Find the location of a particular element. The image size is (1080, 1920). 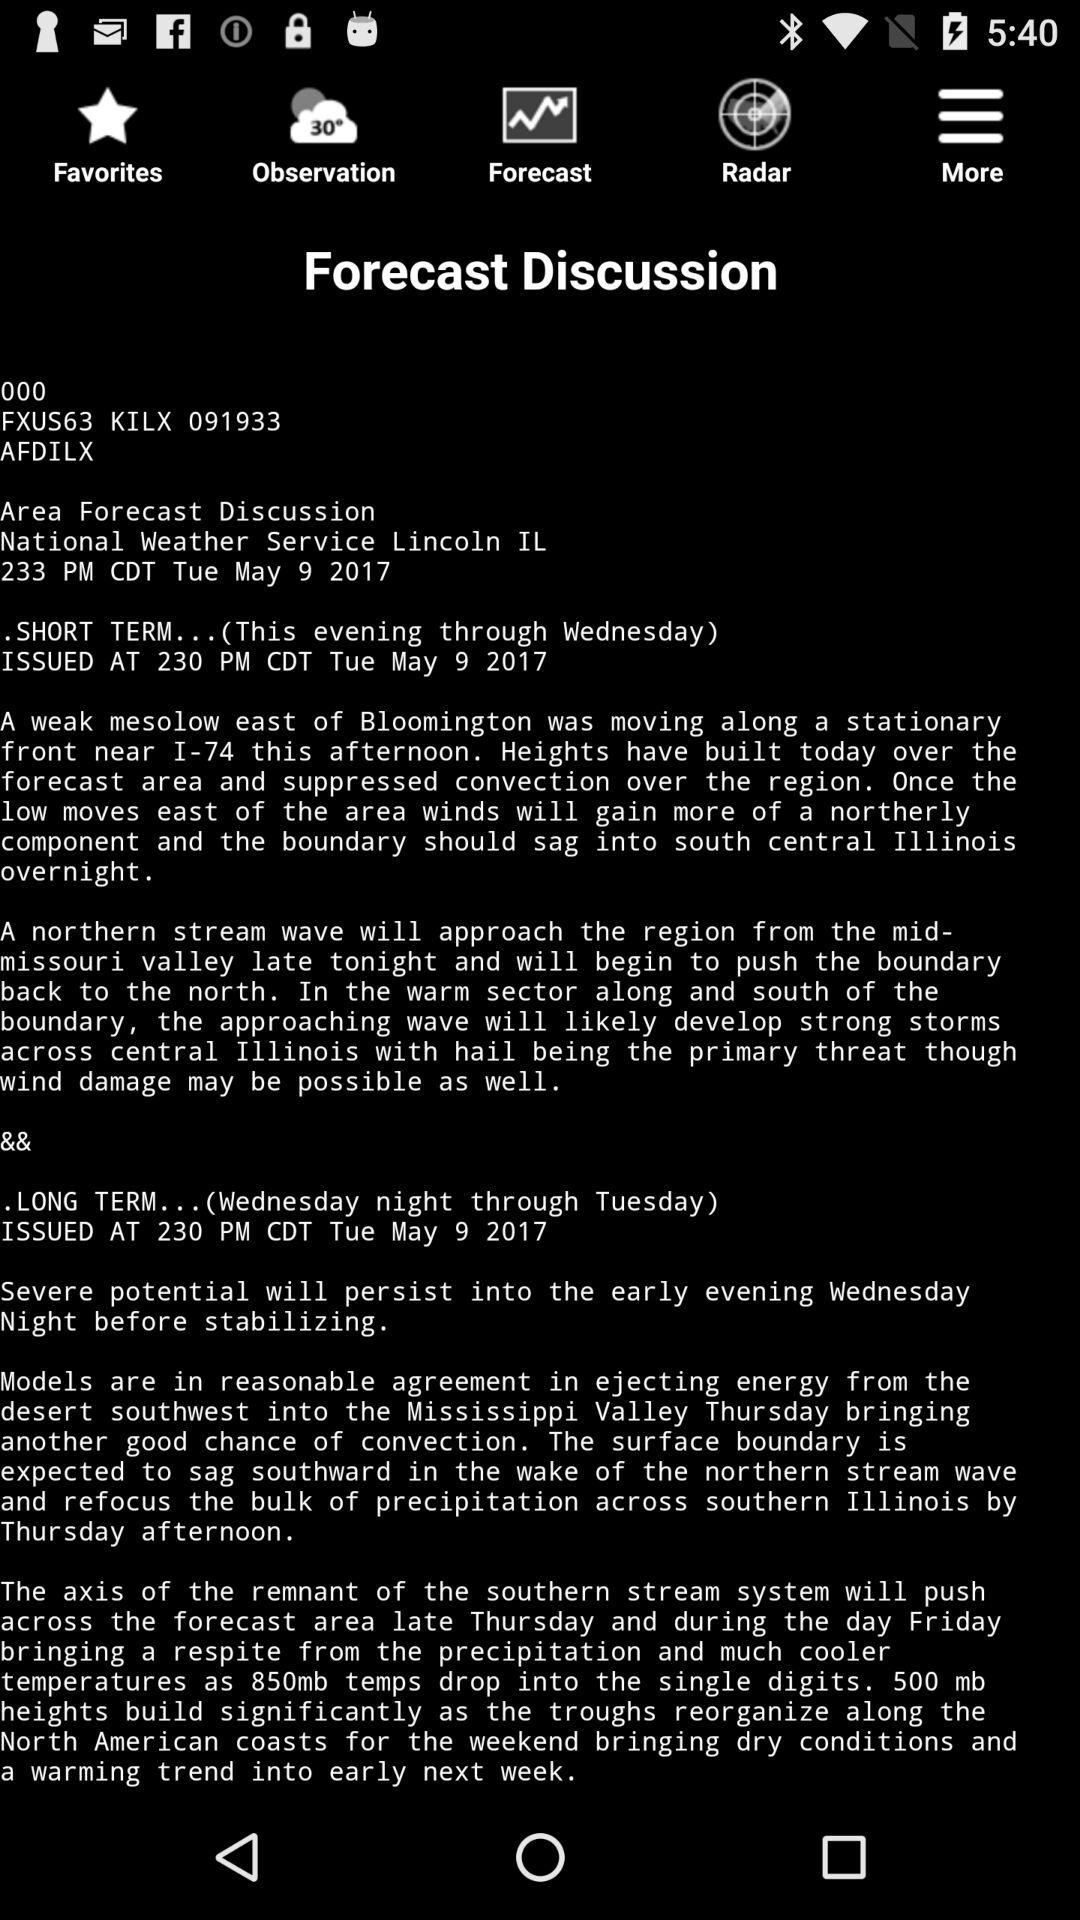

forecast discussion is located at coordinates (540, 994).